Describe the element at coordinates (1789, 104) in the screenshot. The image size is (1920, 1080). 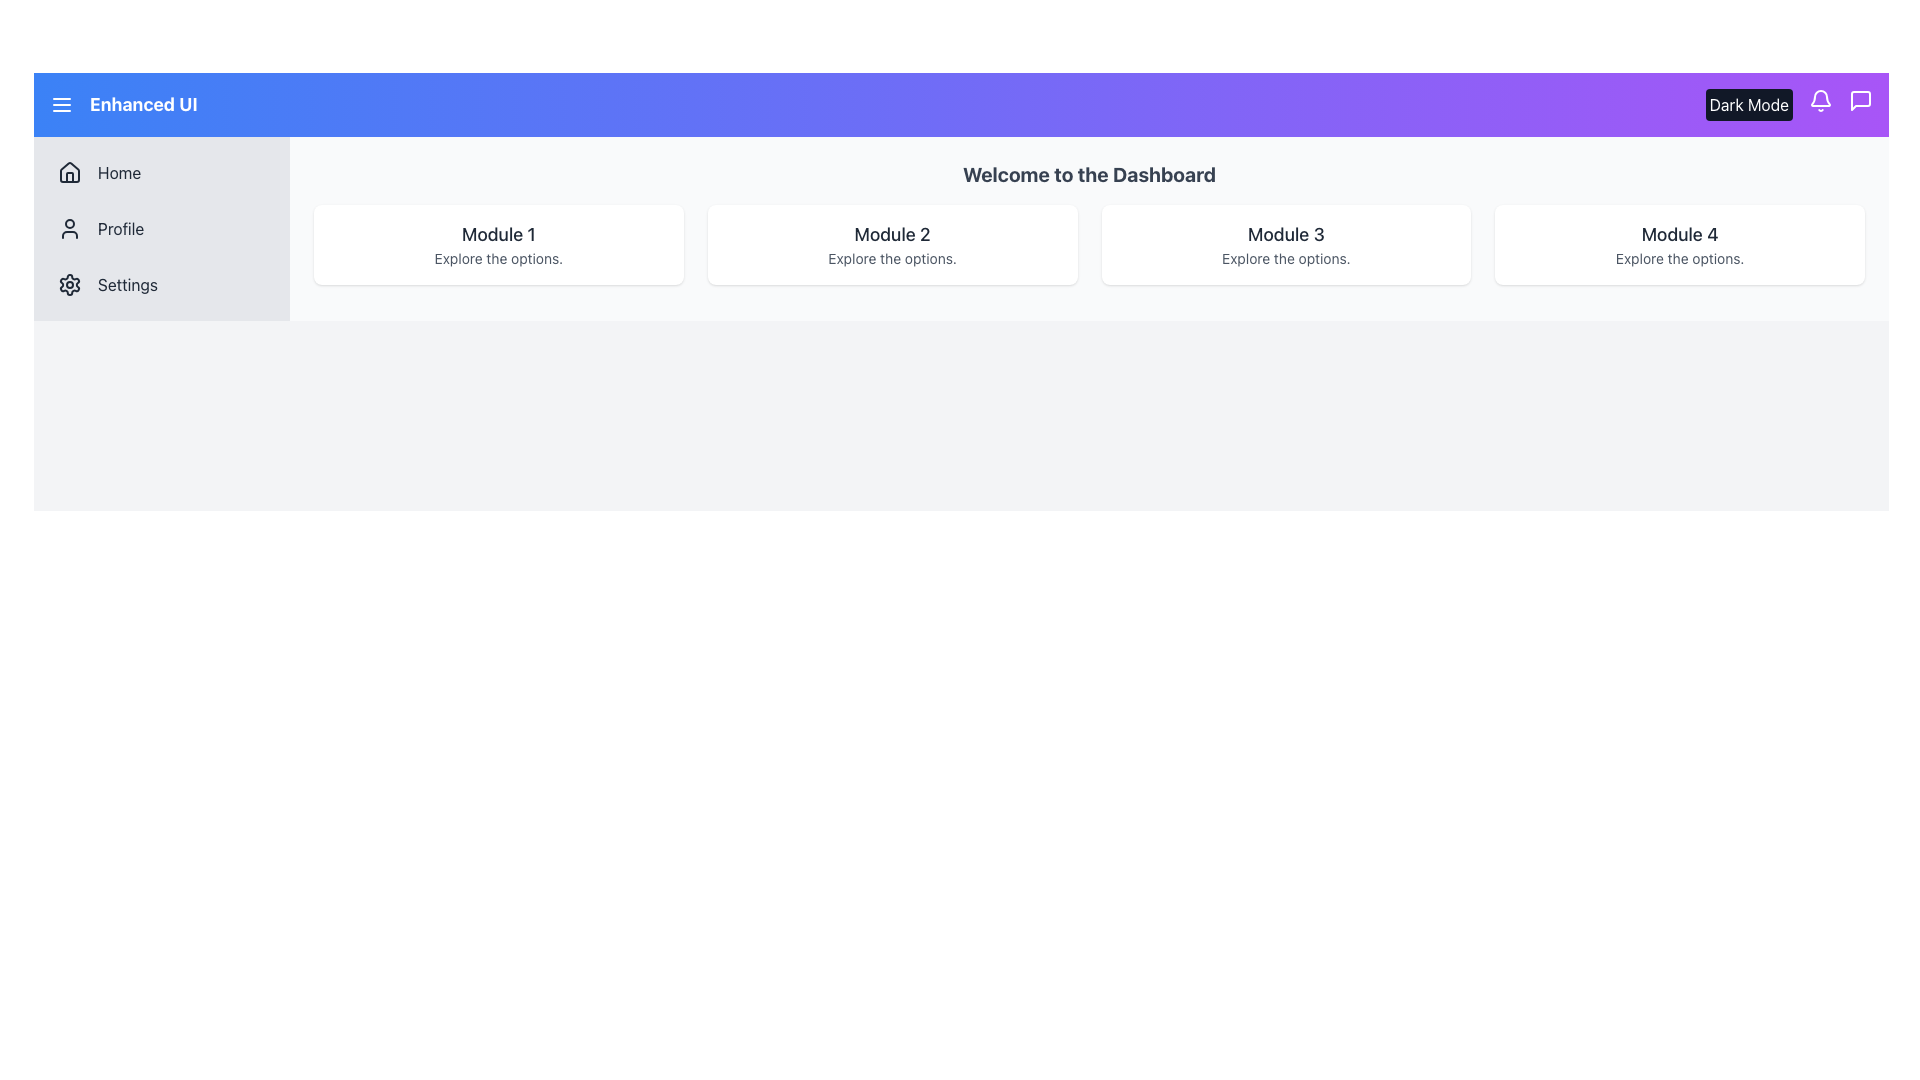
I see `the dark mode toggle button located at the top-right corner of the interface, adjacent to the notification and message icons` at that location.